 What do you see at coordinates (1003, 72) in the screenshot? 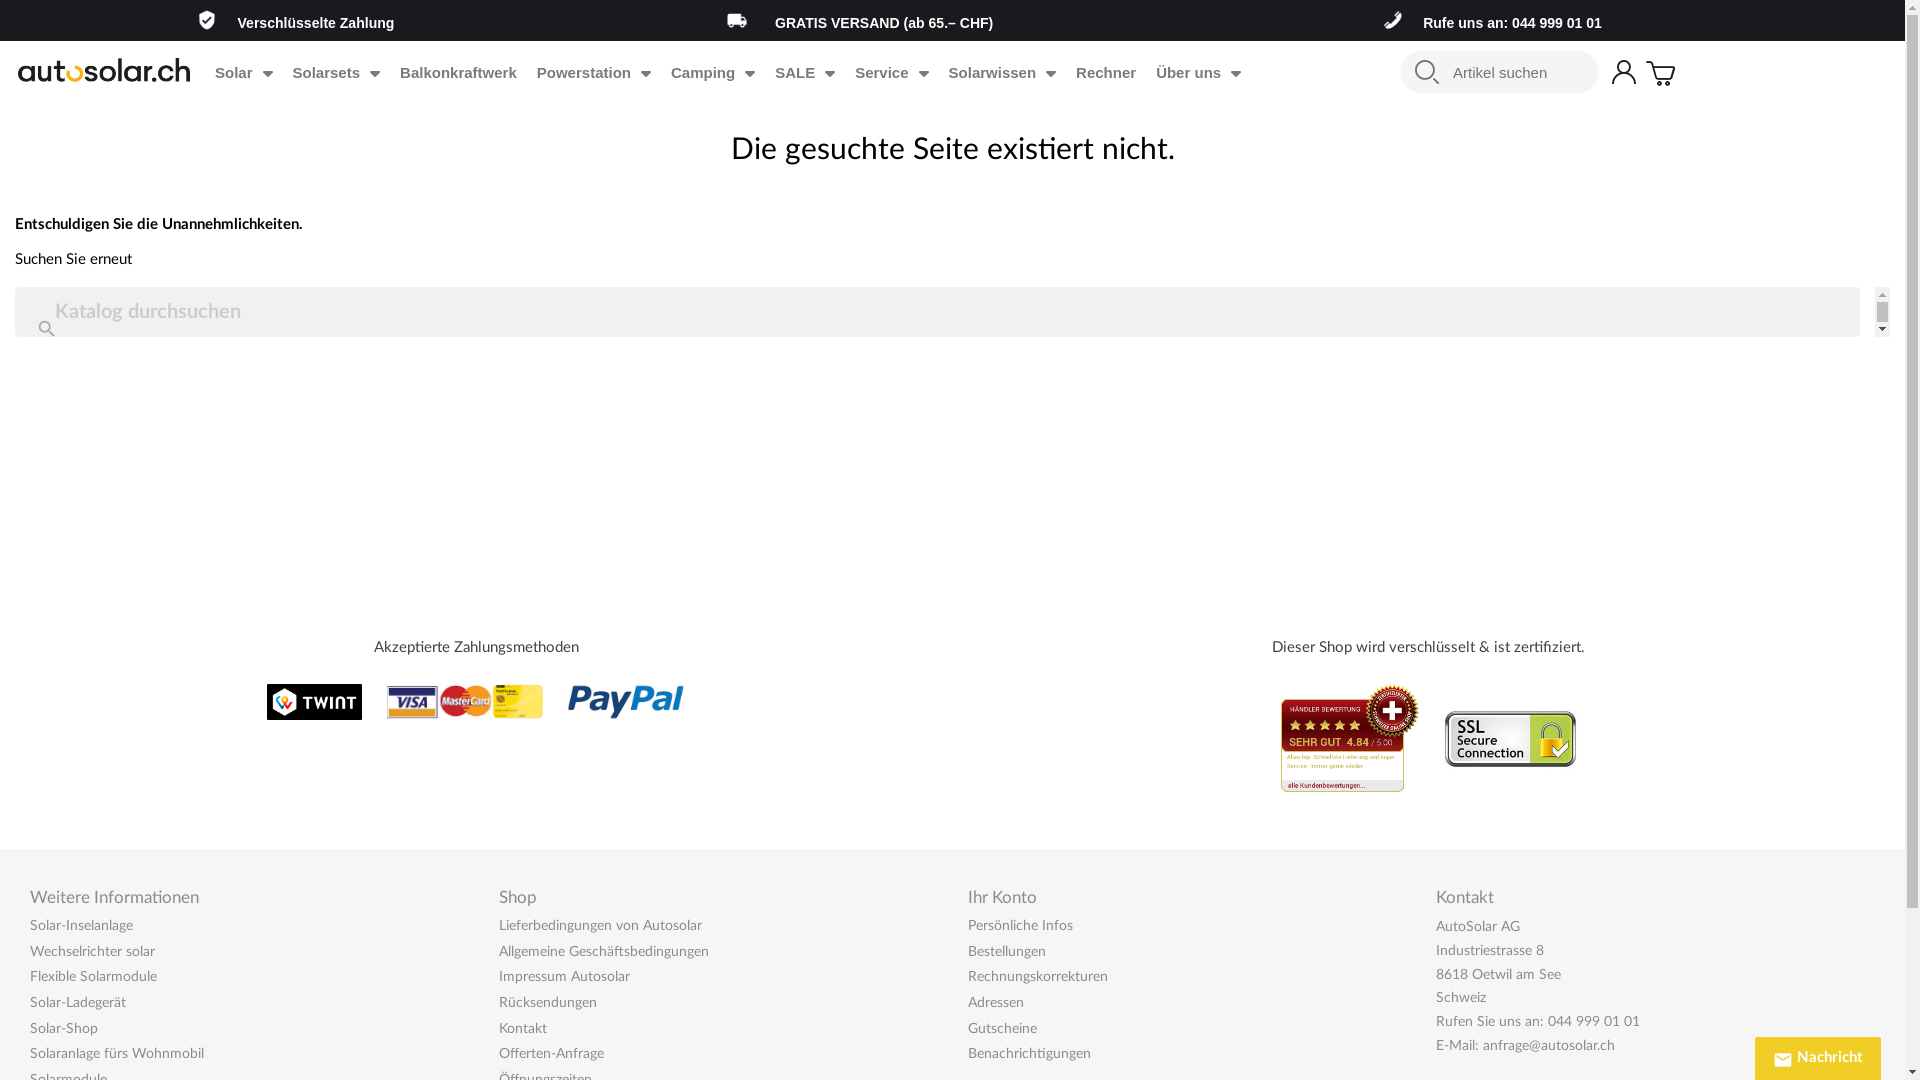
I see `'Solarwissen'` at bounding box center [1003, 72].